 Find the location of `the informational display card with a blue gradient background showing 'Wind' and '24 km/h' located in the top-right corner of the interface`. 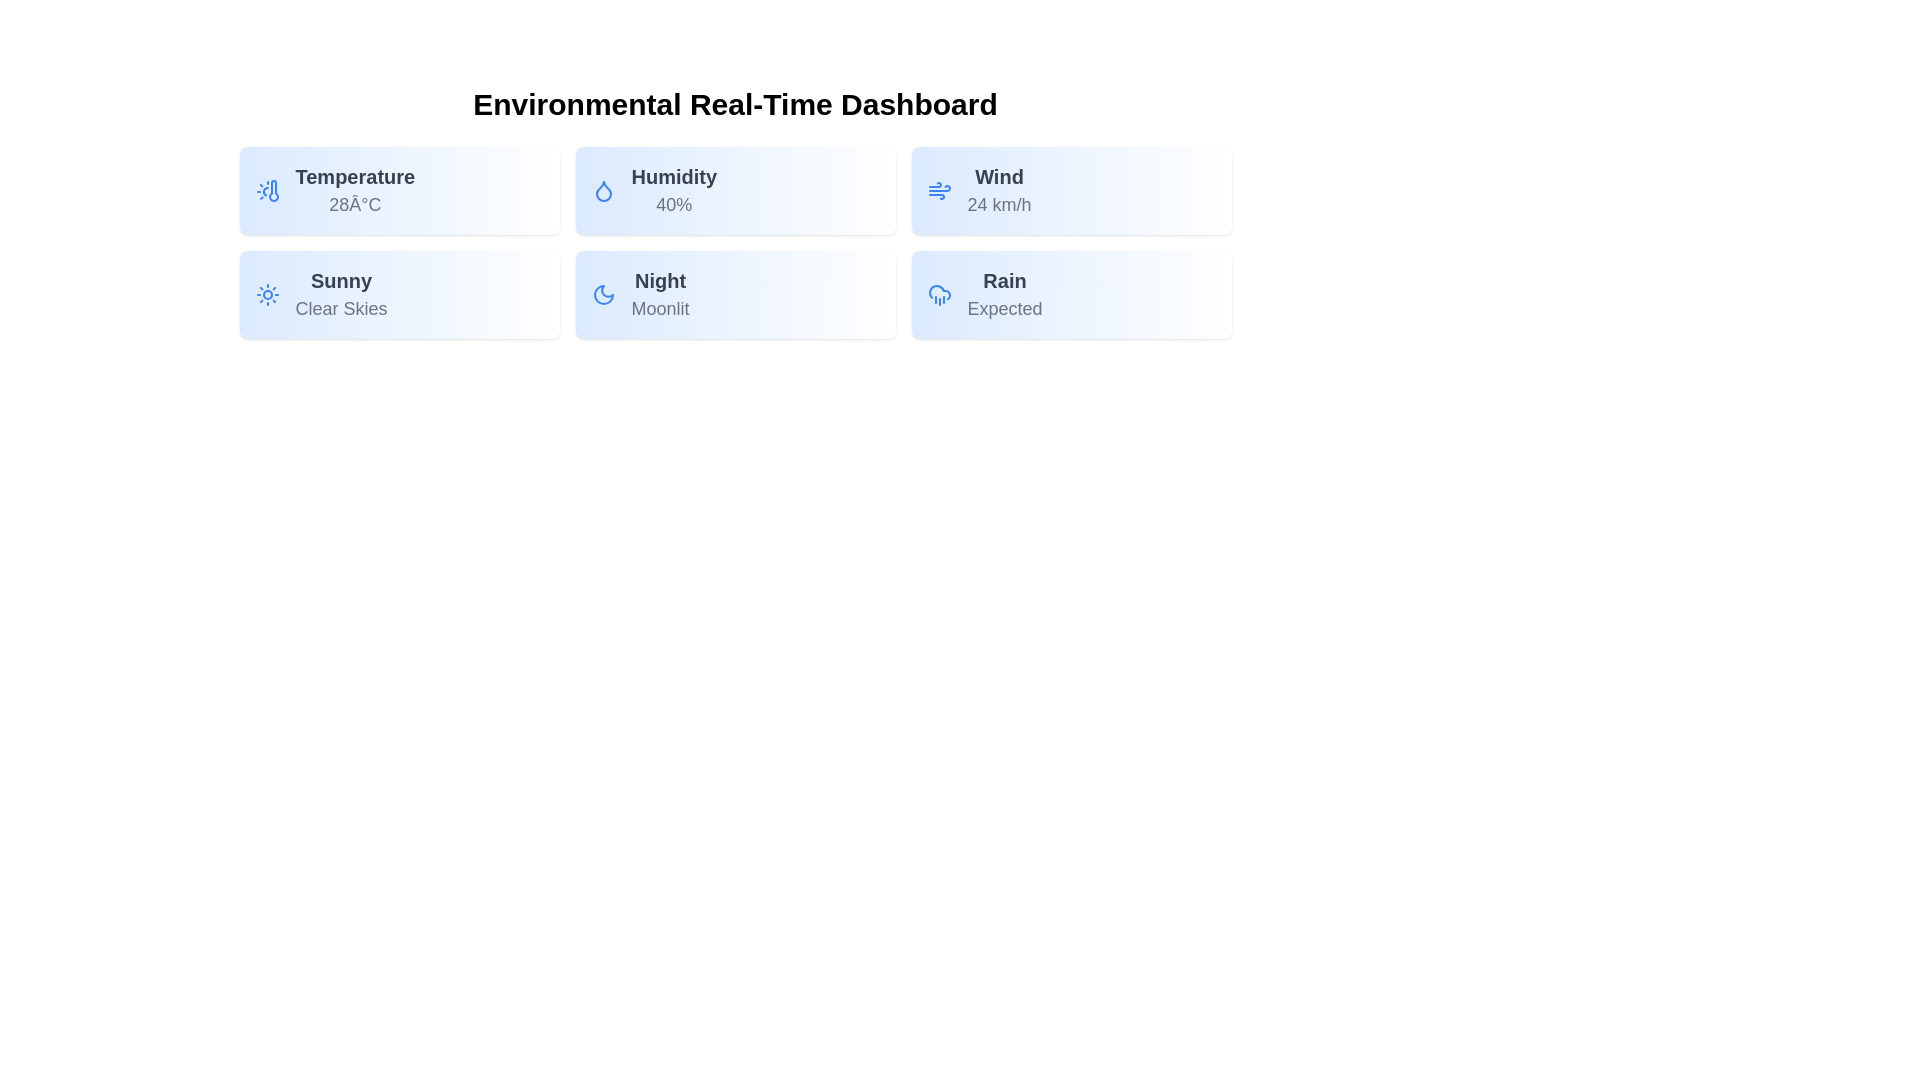

the informational display card with a blue gradient background showing 'Wind' and '24 km/h' located in the top-right corner of the interface is located at coordinates (1070, 191).